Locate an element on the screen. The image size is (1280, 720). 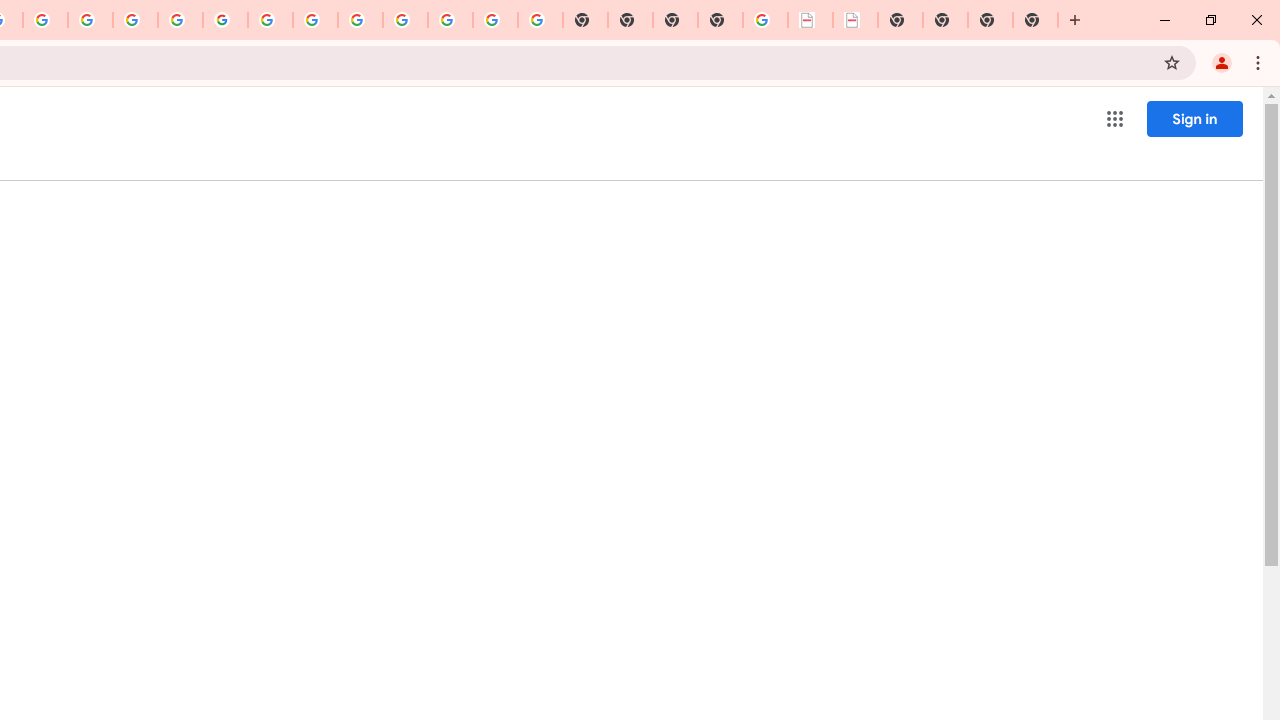
'New Tab' is located at coordinates (1035, 20).